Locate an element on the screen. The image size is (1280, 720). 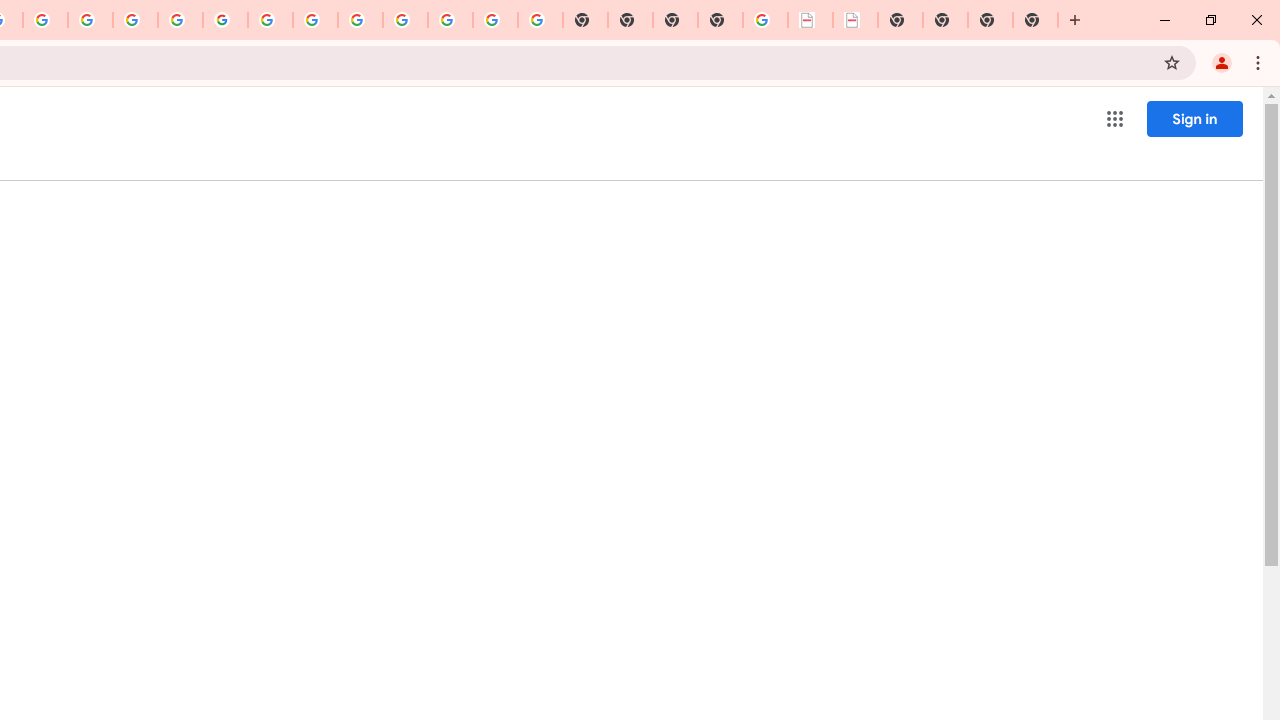
'New Tab' is located at coordinates (1035, 20).